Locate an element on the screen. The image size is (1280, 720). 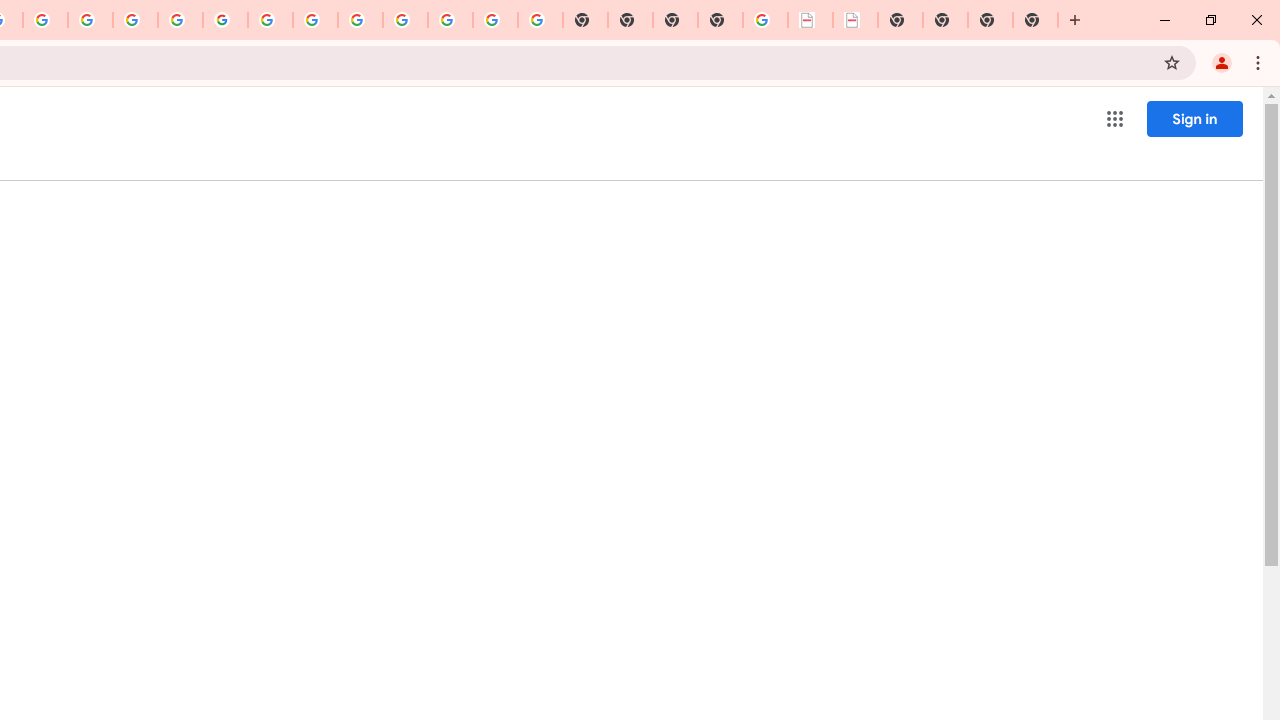
'New Tab' is located at coordinates (1035, 20).